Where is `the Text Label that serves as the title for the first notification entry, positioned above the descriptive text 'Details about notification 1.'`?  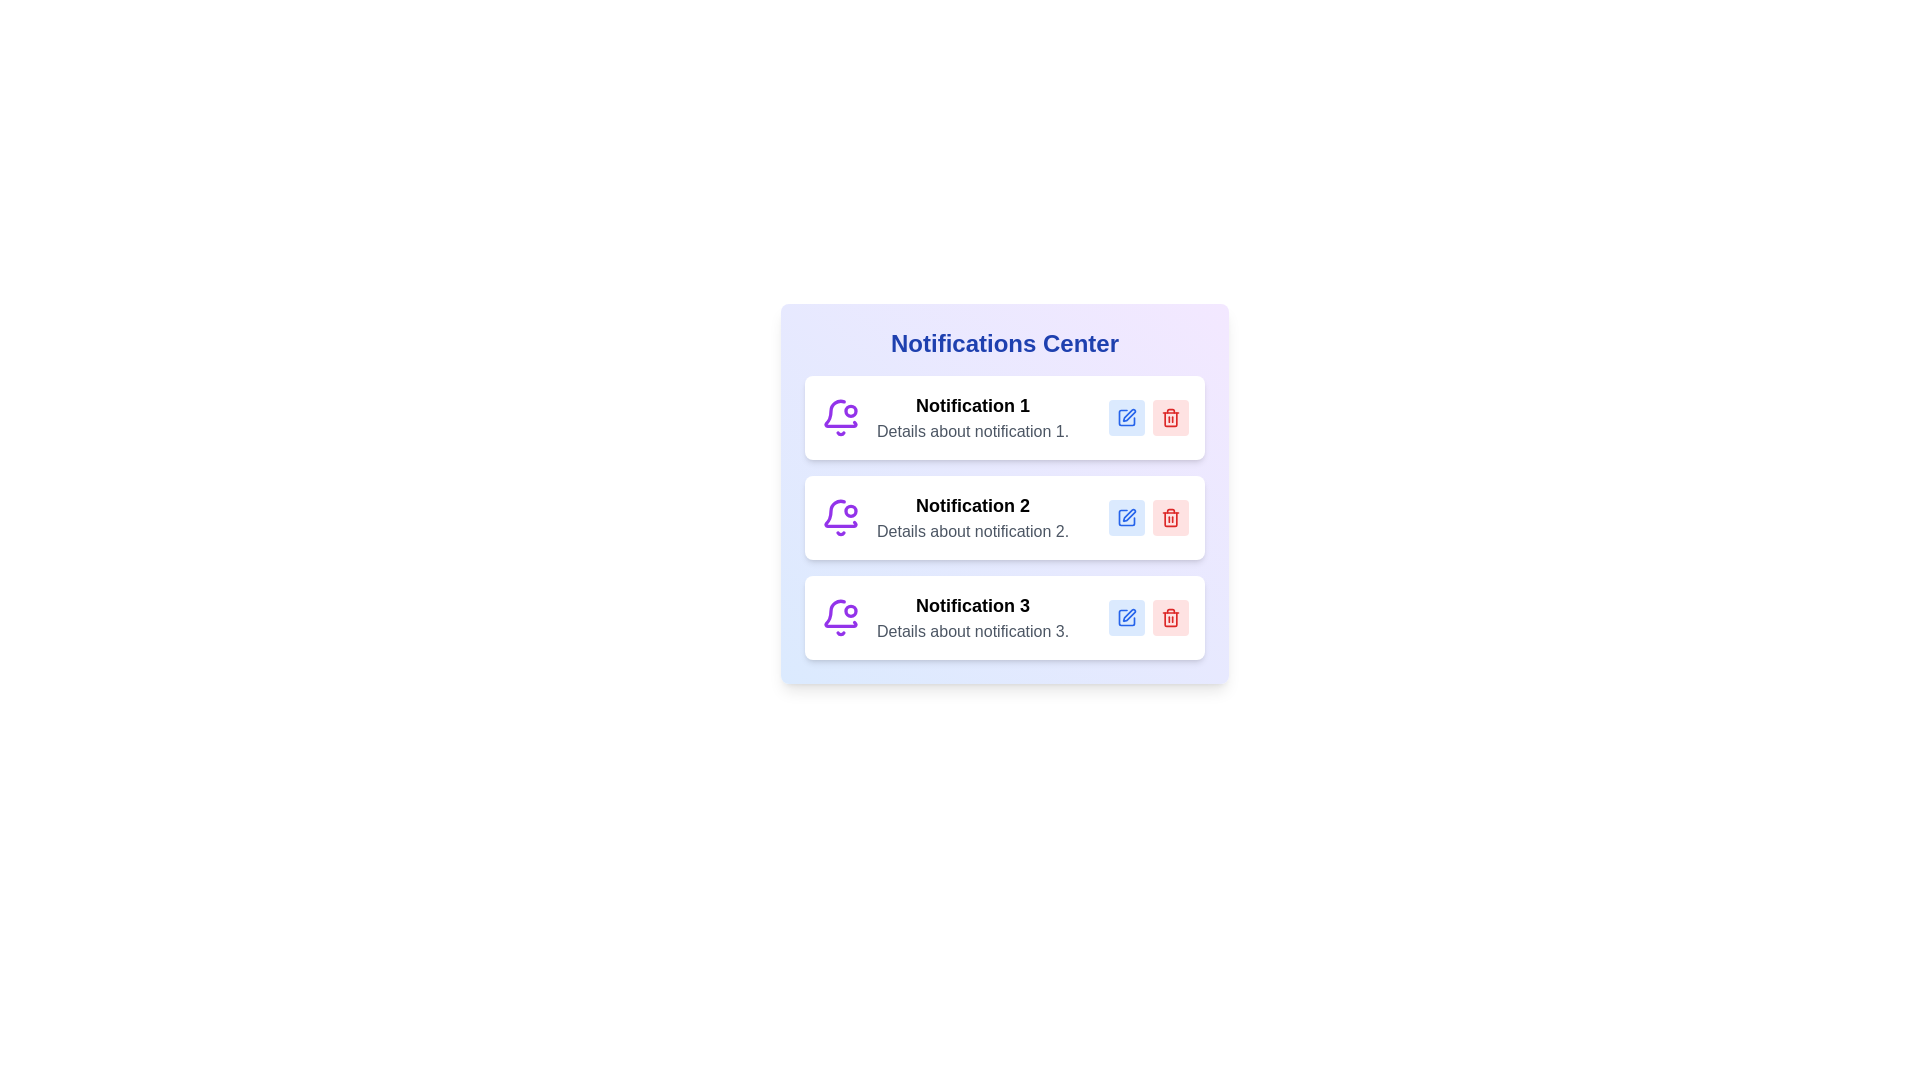
the Text Label that serves as the title for the first notification entry, positioned above the descriptive text 'Details about notification 1.' is located at coordinates (973, 405).